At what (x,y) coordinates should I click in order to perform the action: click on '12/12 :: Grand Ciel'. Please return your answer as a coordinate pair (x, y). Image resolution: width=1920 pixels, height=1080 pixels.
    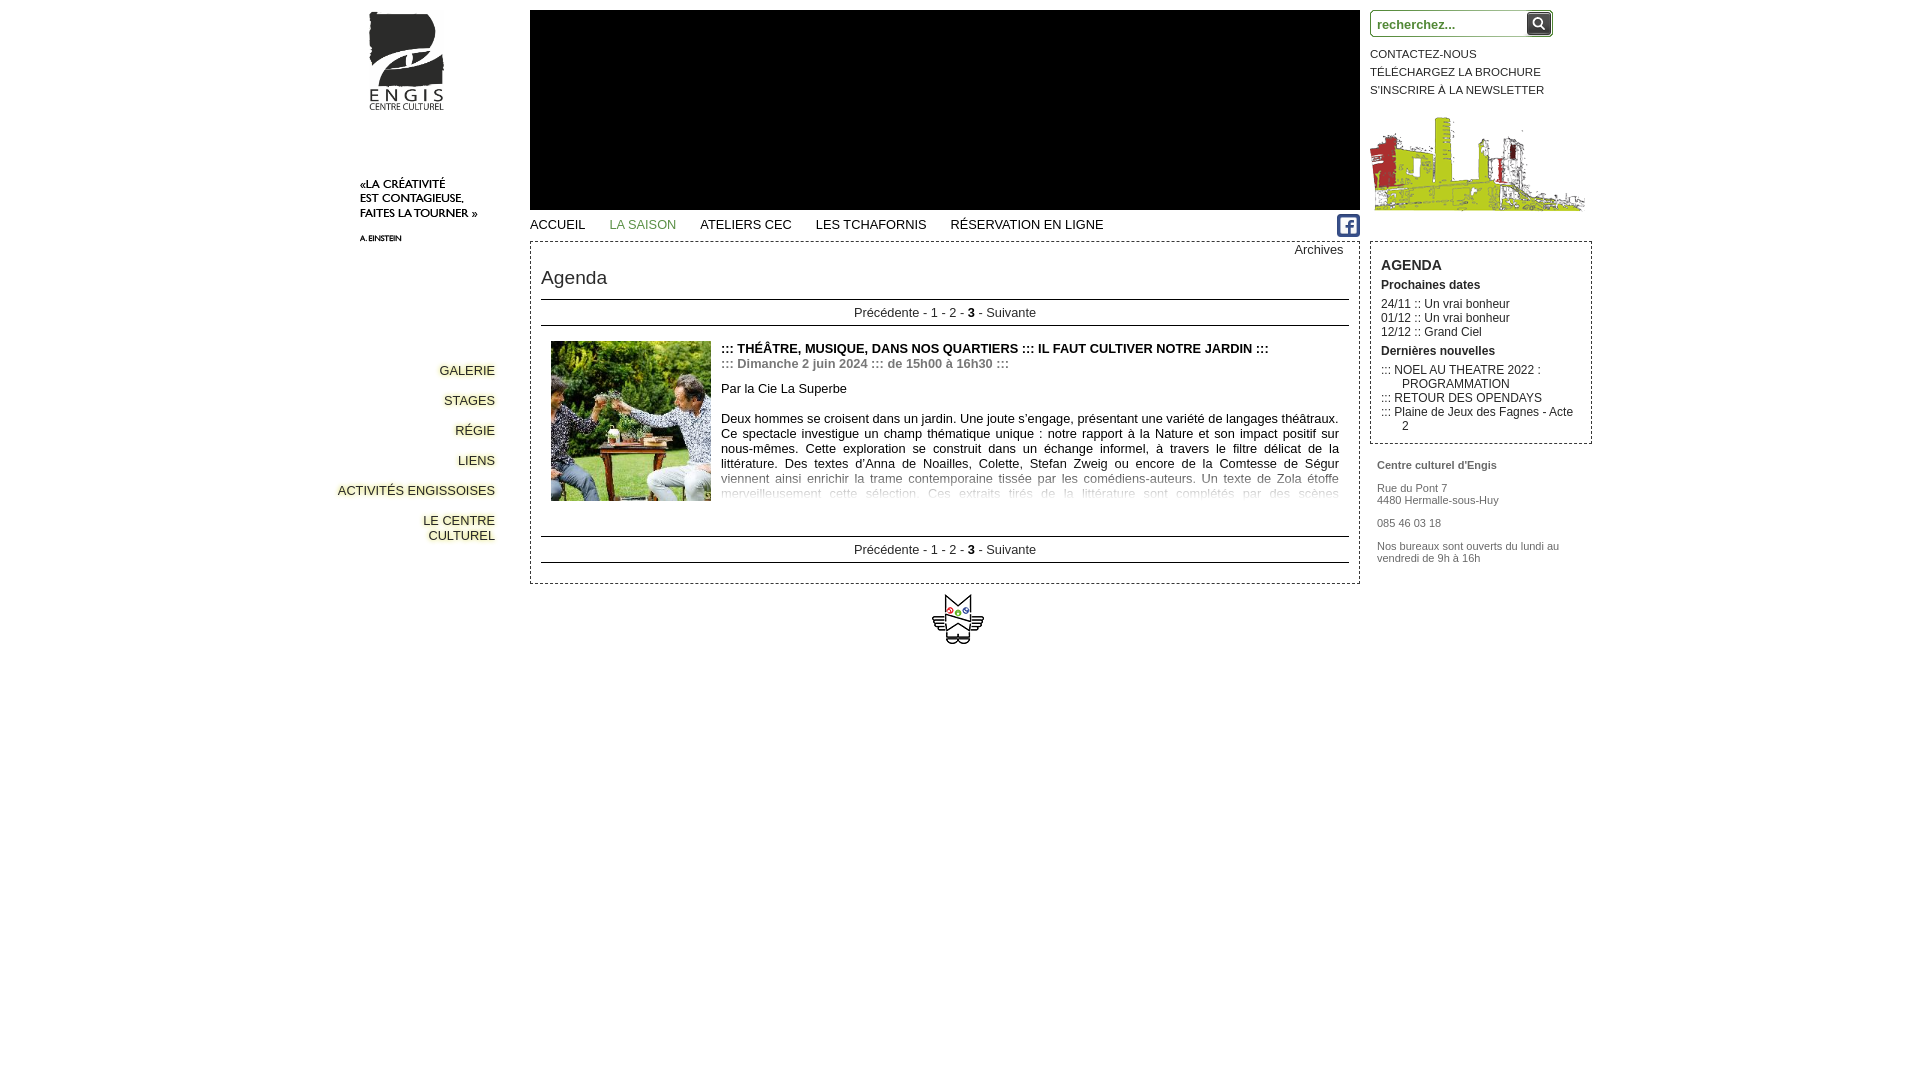
    Looking at the image, I should click on (1430, 330).